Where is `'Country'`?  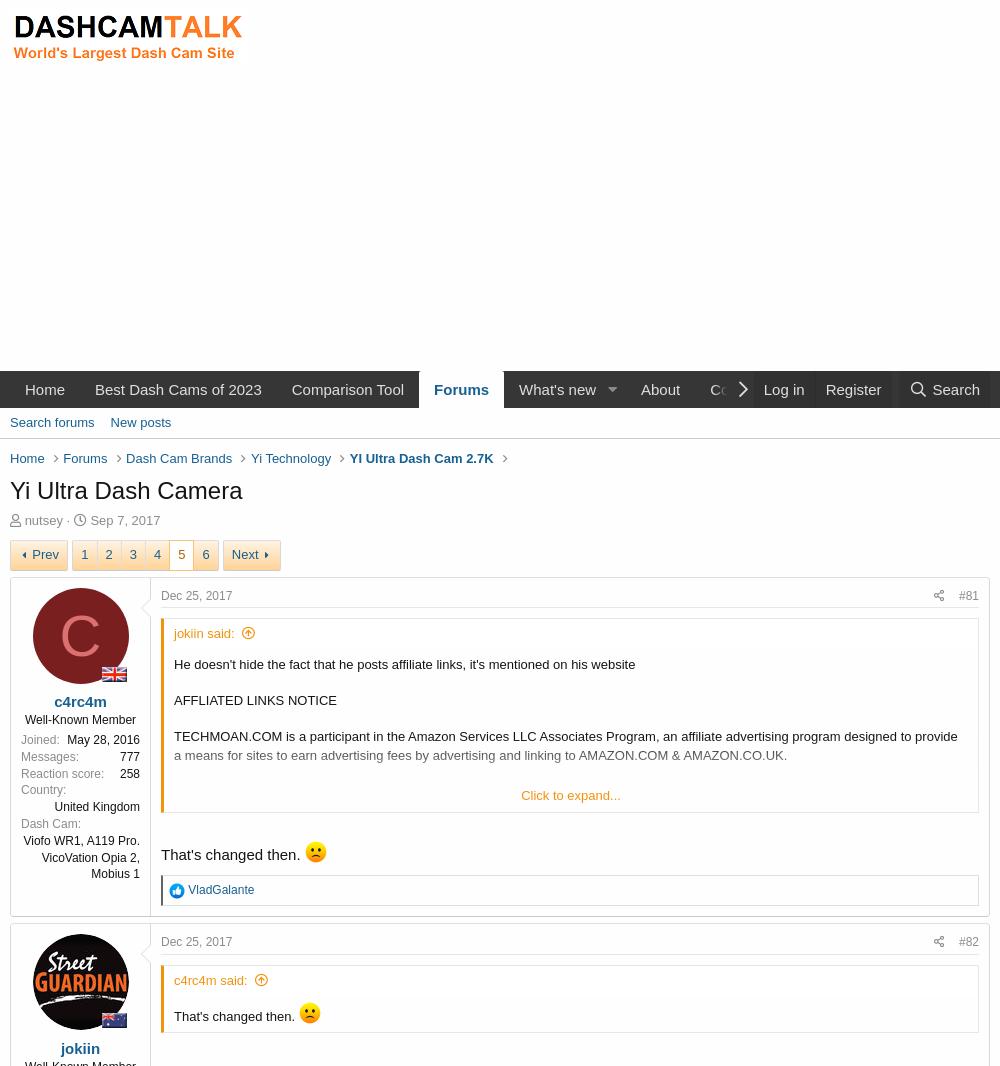
'Country' is located at coordinates (21, 789).